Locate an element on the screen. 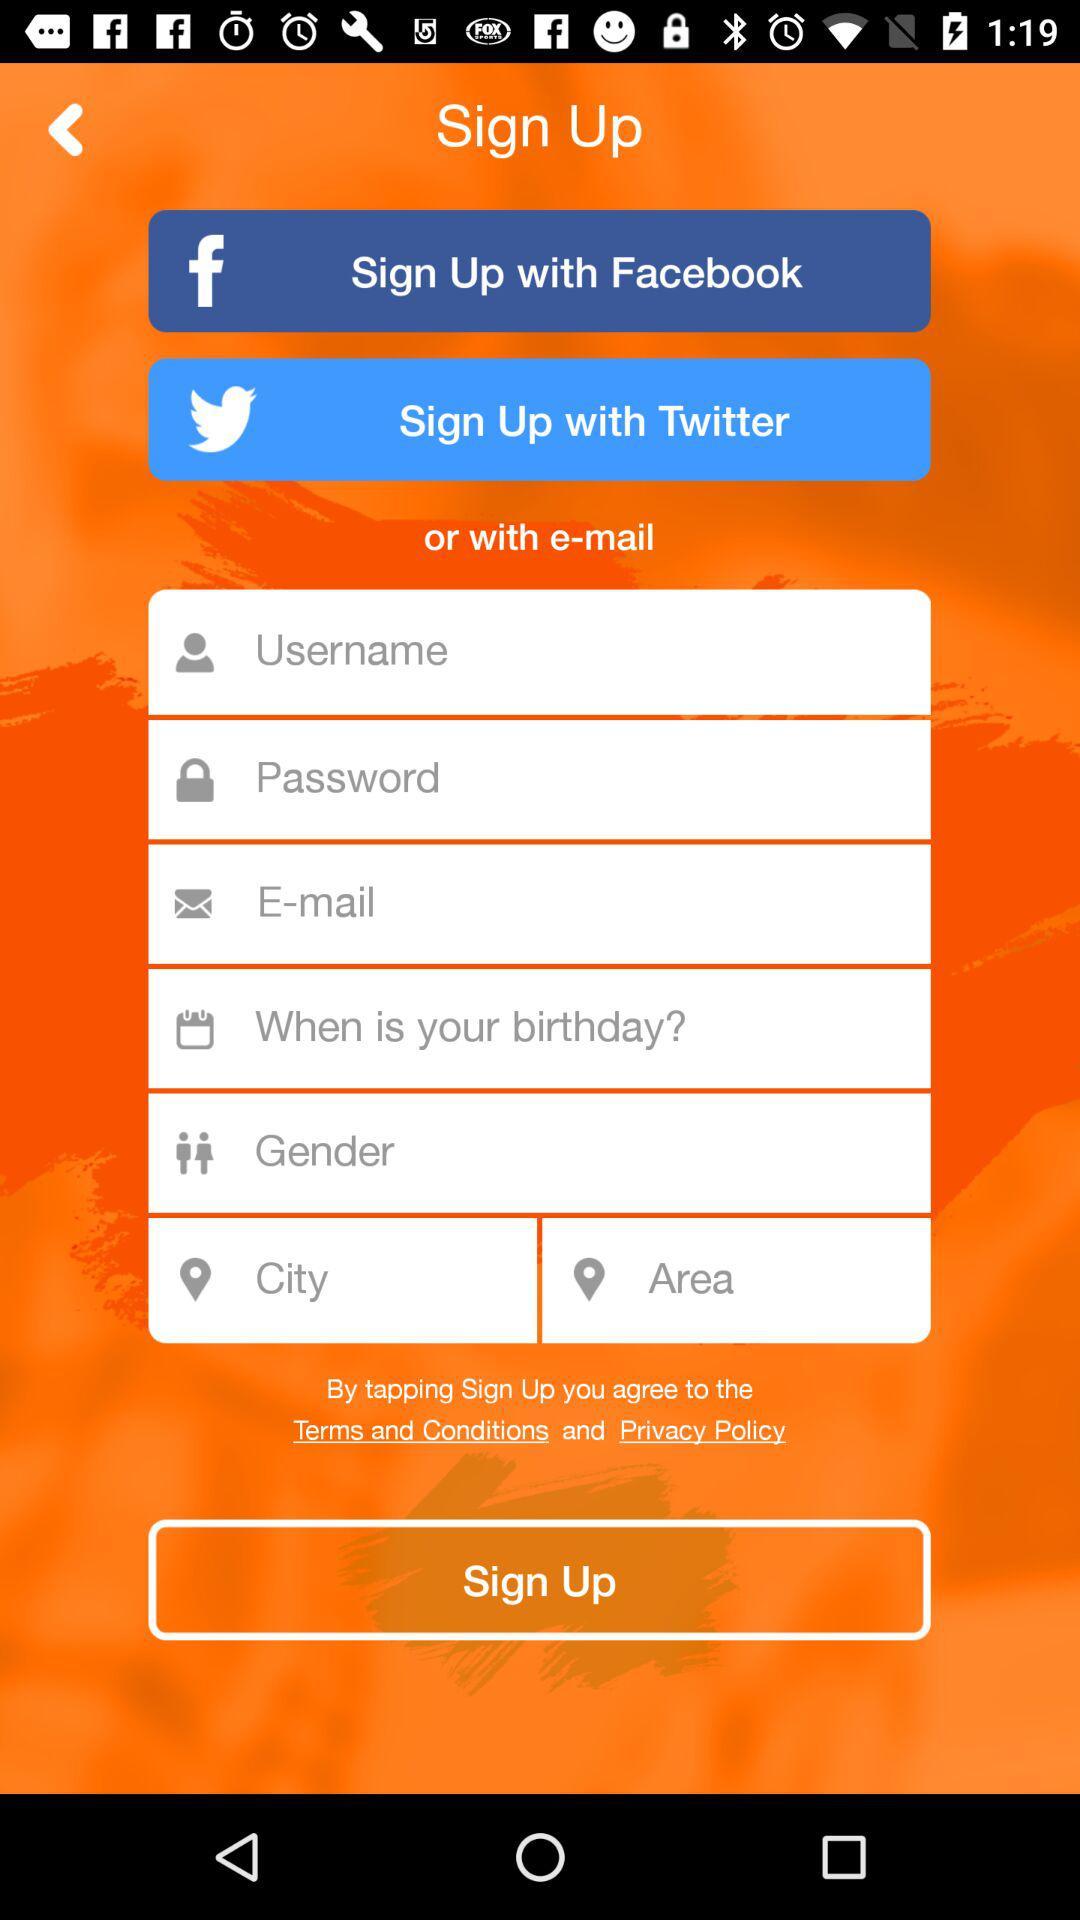  the item below the by tapping sign is located at coordinates (701, 1430).